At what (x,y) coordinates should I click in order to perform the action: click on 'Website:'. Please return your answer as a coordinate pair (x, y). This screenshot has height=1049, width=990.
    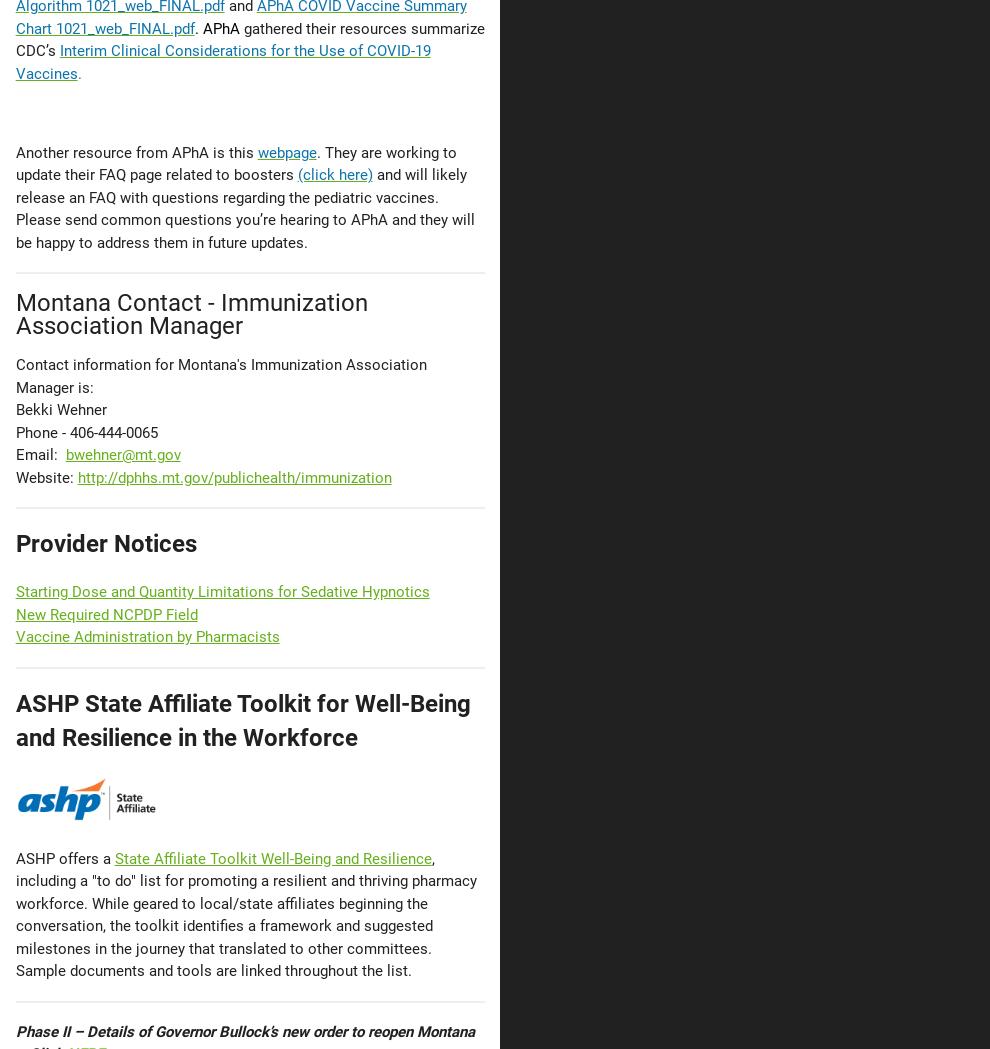
    Looking at the image, I should click on (45, 476).